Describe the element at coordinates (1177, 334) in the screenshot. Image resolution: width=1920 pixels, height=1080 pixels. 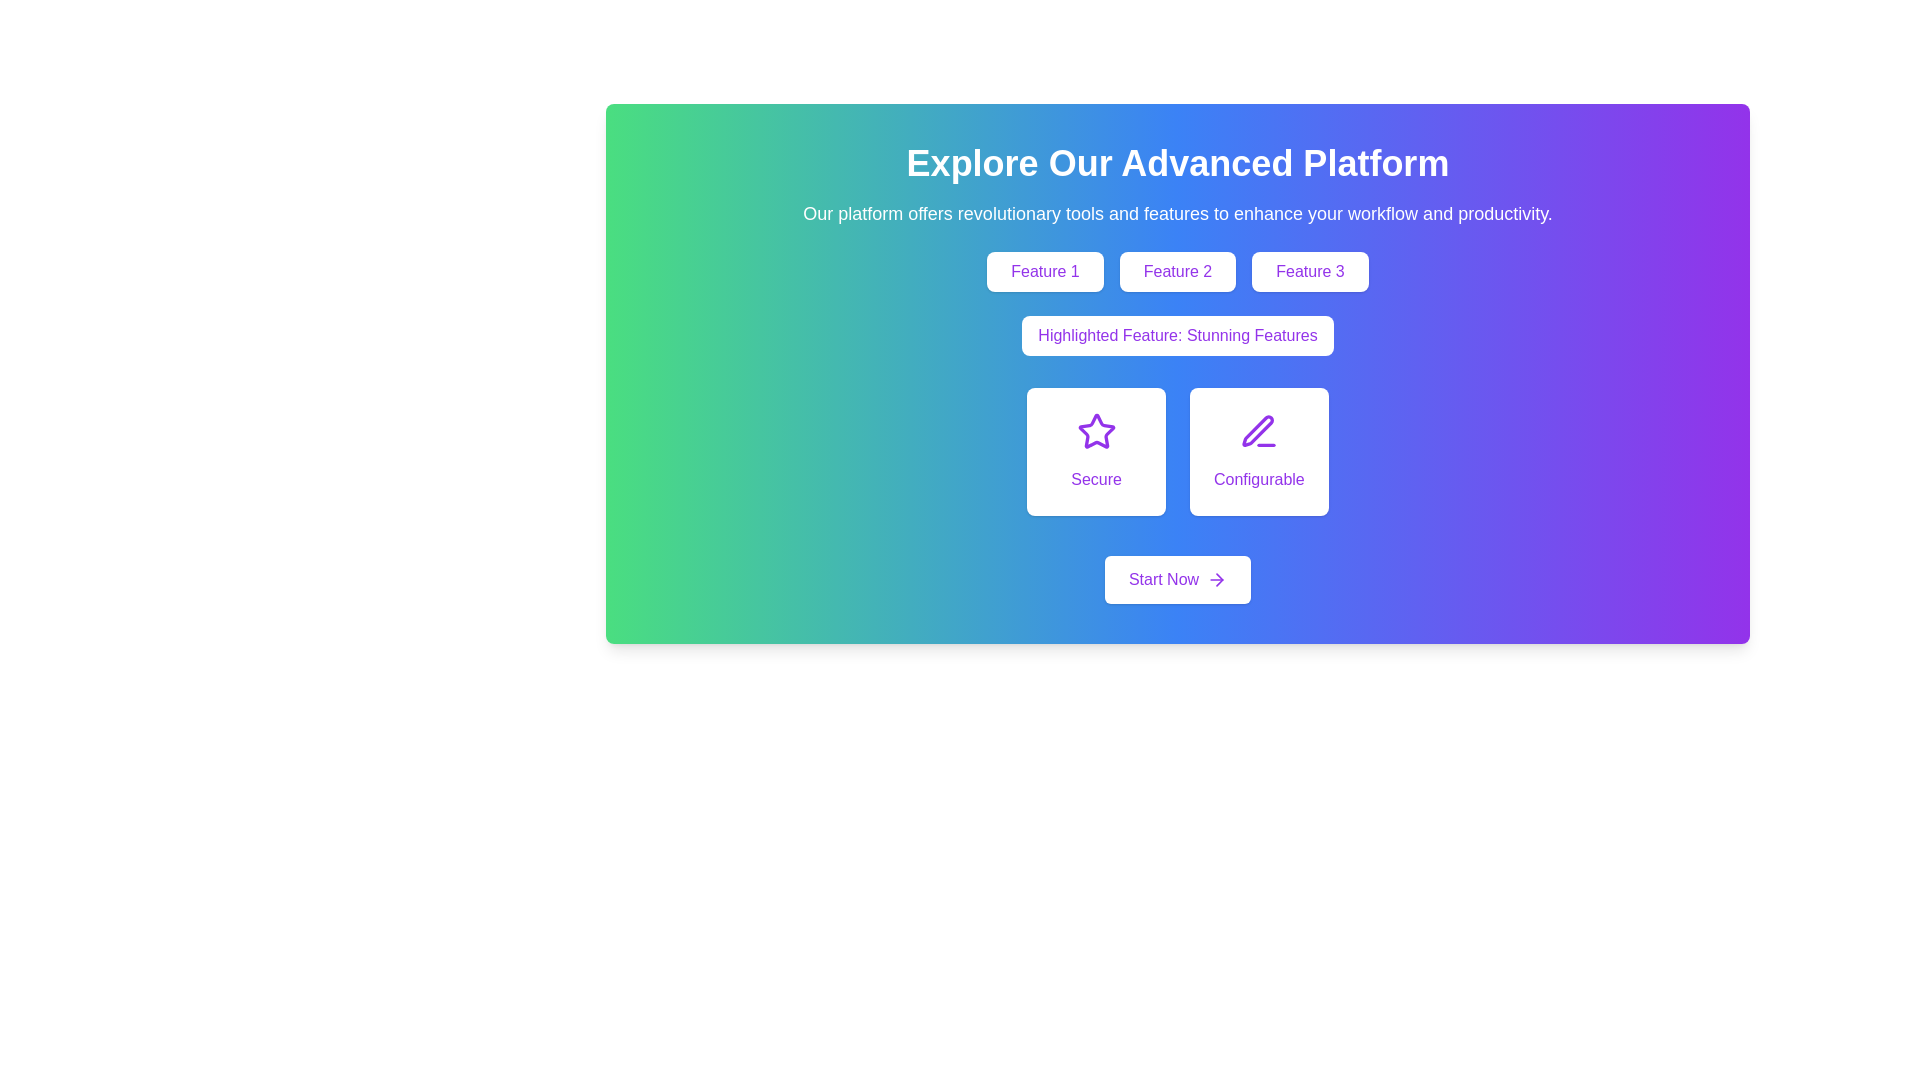
I see `the text display element that reads 'Highlighted Feature: Stunning Features', styled with a white background and purple text, located centrally below the buttons labeled Feature 1, Feature 2, and Feature 3` at that location.